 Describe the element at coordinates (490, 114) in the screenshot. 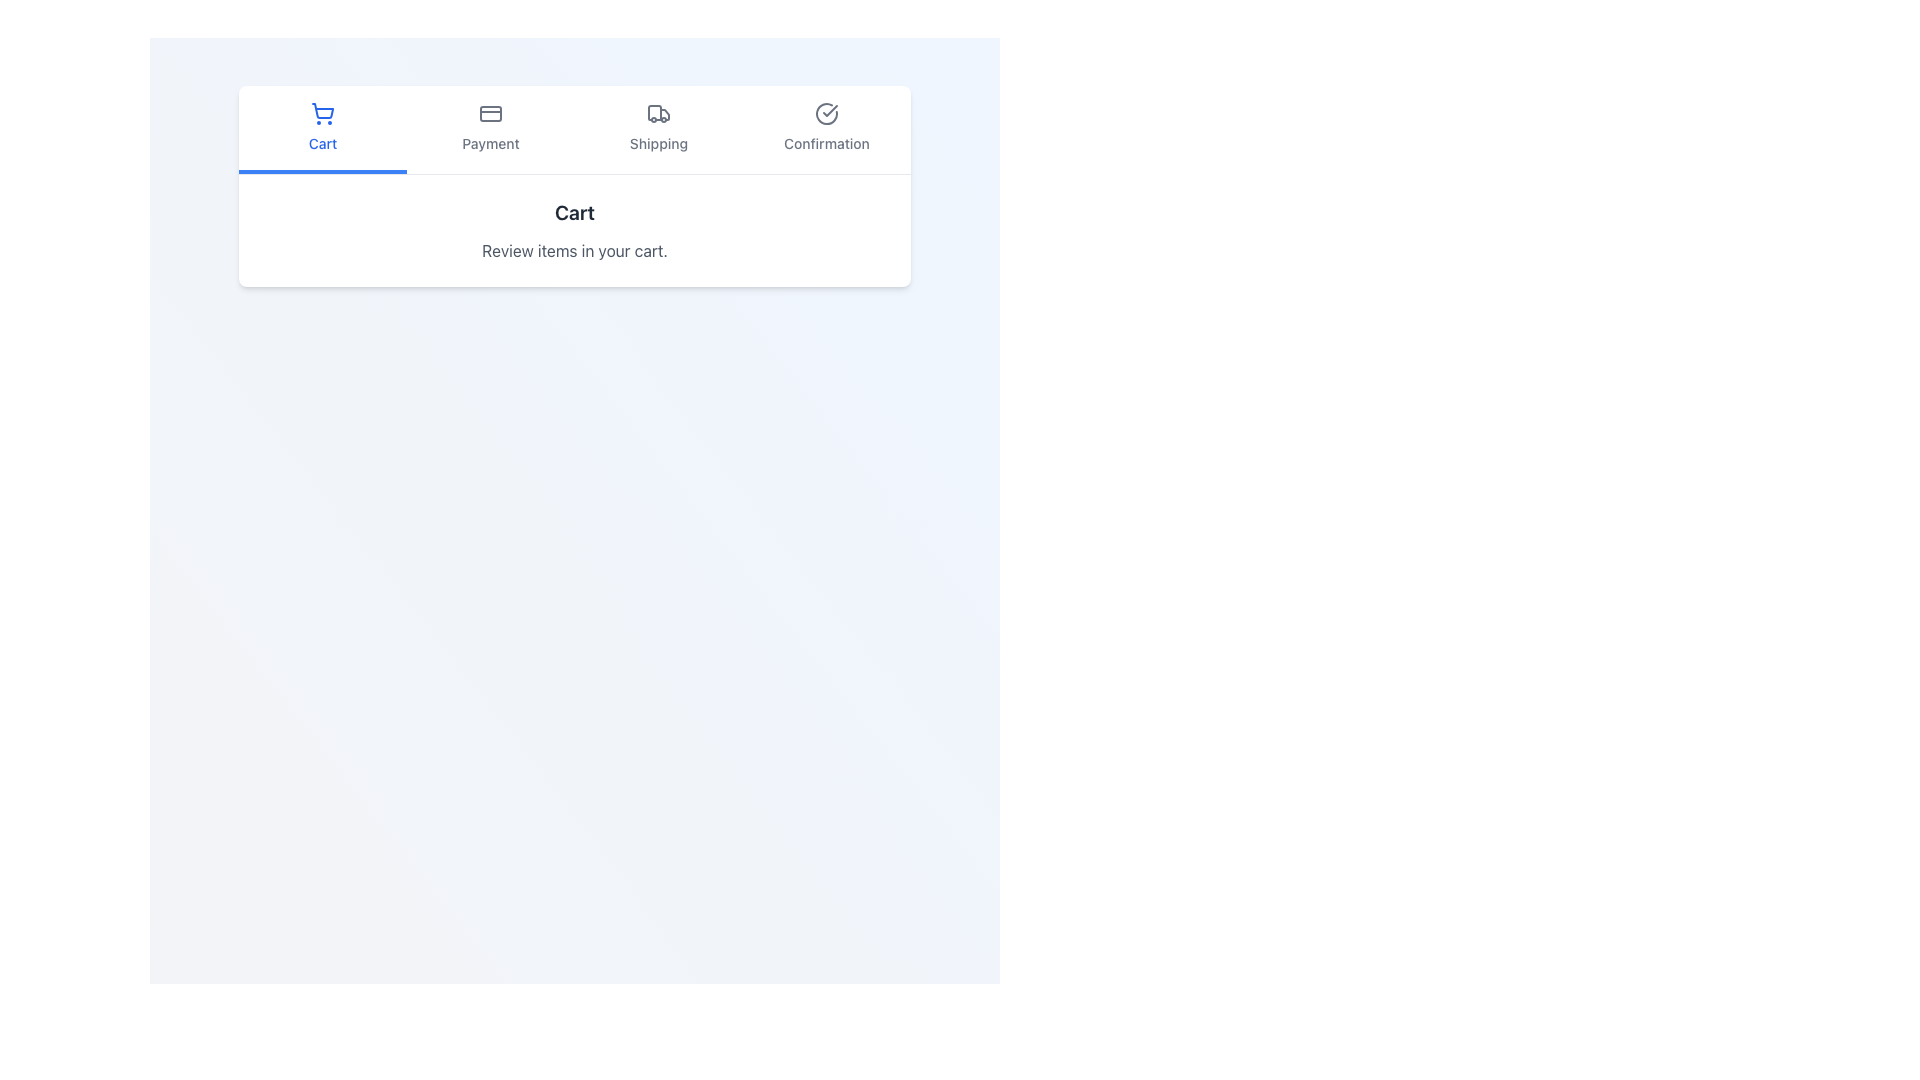

I see `the credit card icon, which is a rectangular shape with rounded corners located in the upper rectangular region of the navigation bar, positioned second from the left` at that location.